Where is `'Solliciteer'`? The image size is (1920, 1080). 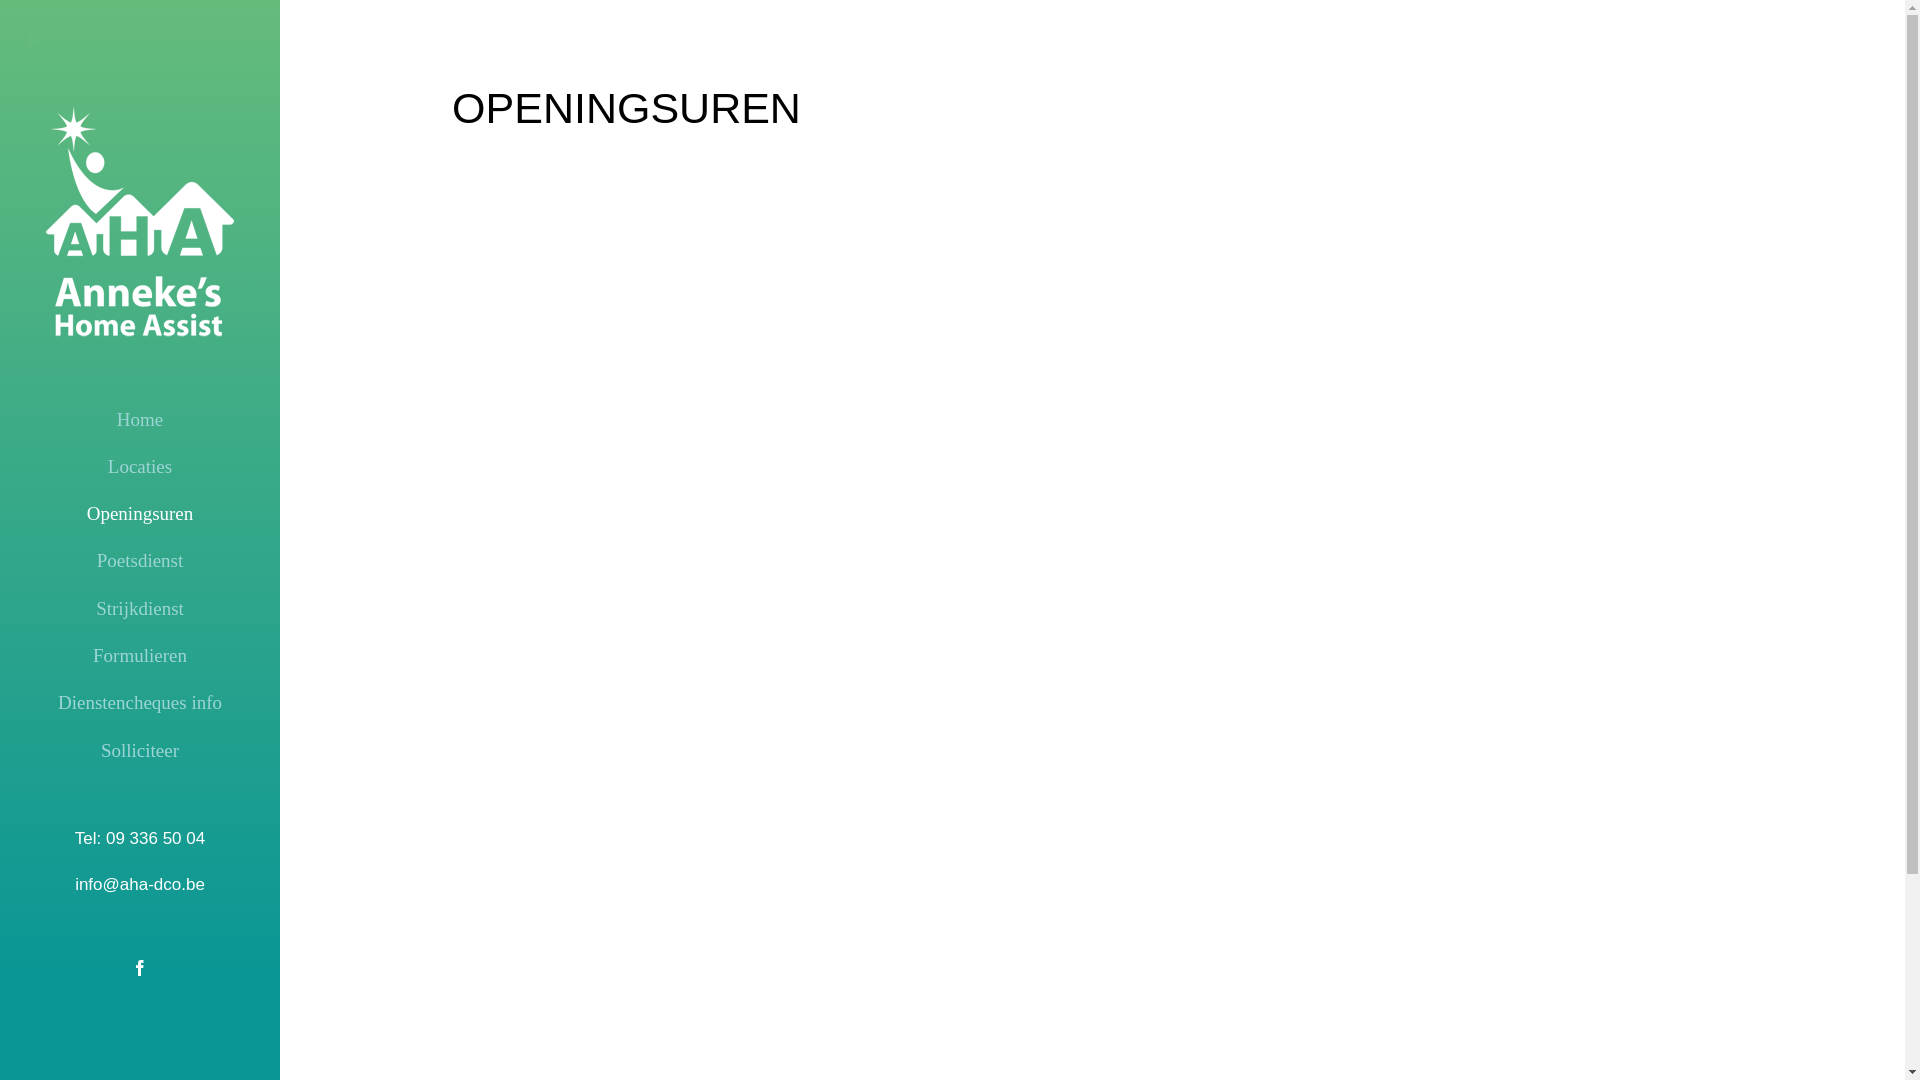 'Solliciteer' is located at coordinates (138, 751).